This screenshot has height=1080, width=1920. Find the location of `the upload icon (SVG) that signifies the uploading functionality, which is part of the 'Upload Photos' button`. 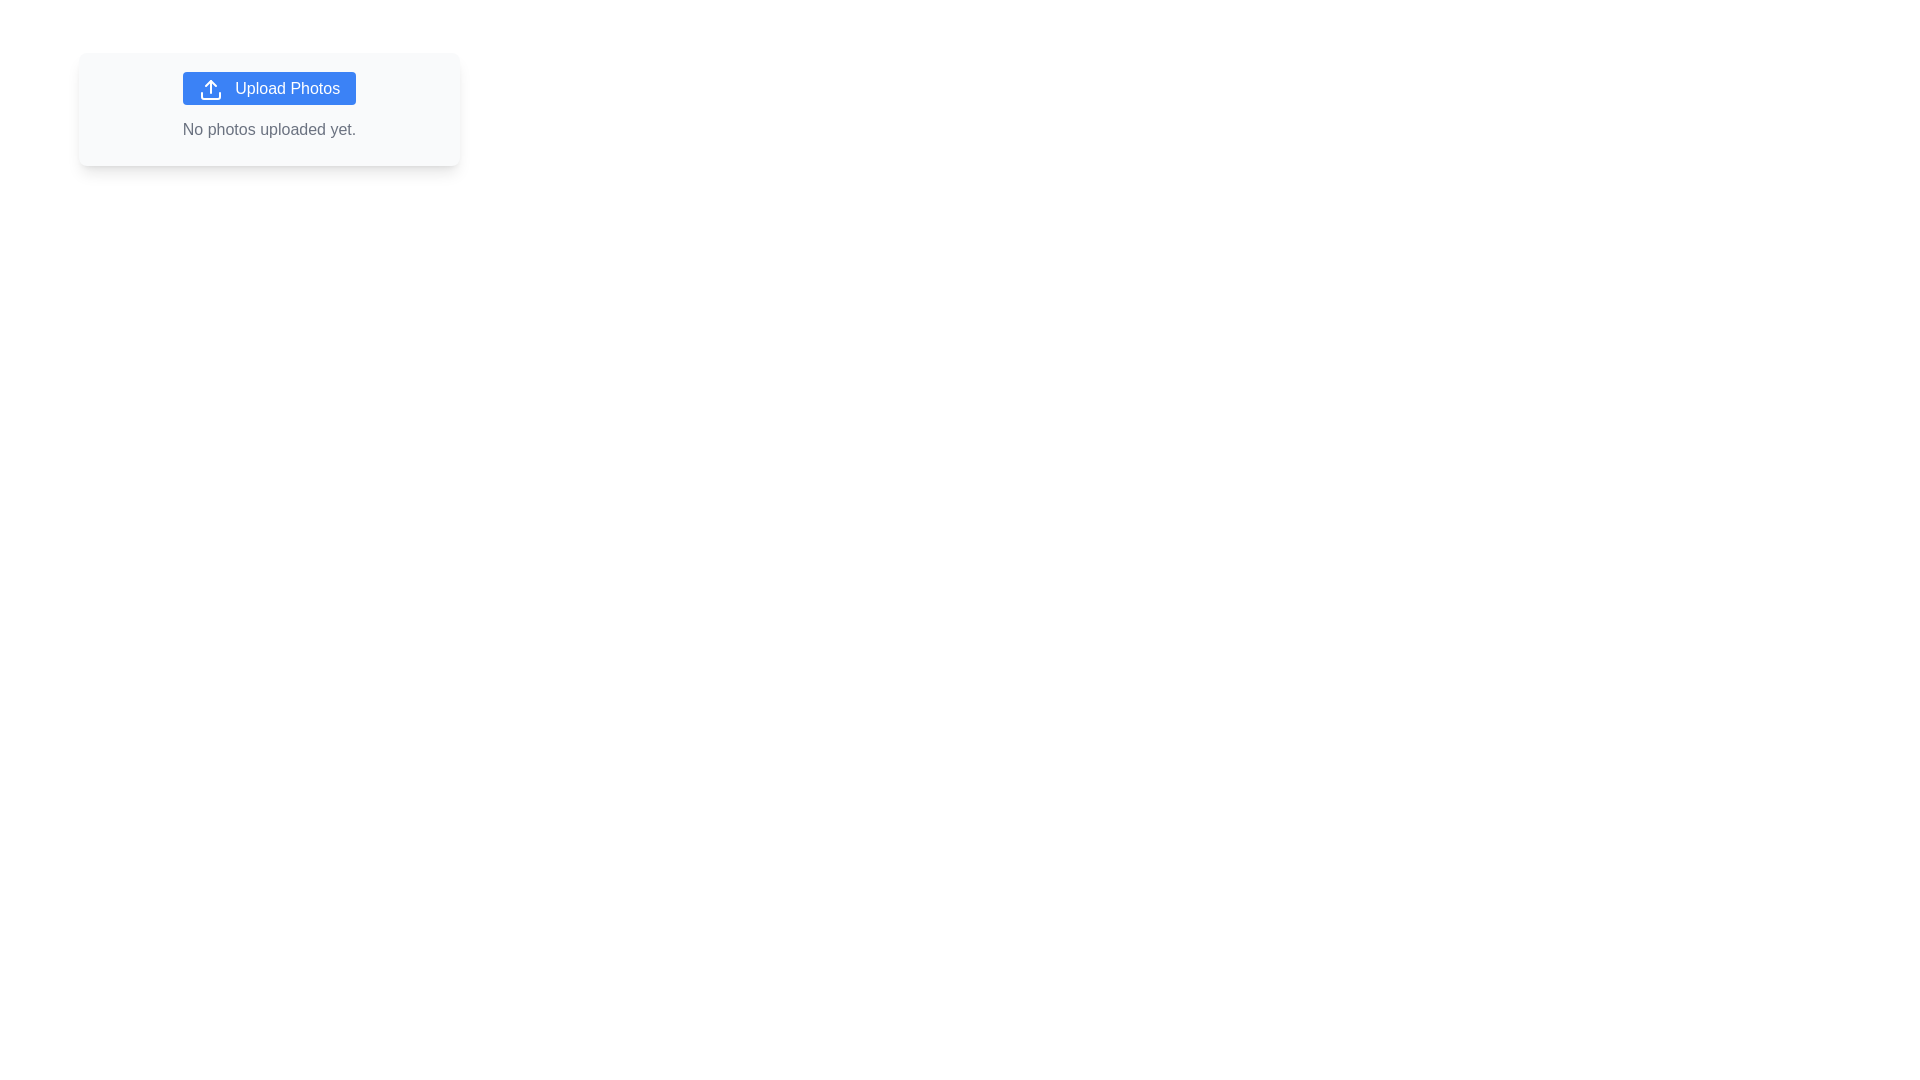

the upload icon (SVG) that signifies the uploading functionality, which is part of the 'Upload Photos' button is located at coordinates (210, 88).